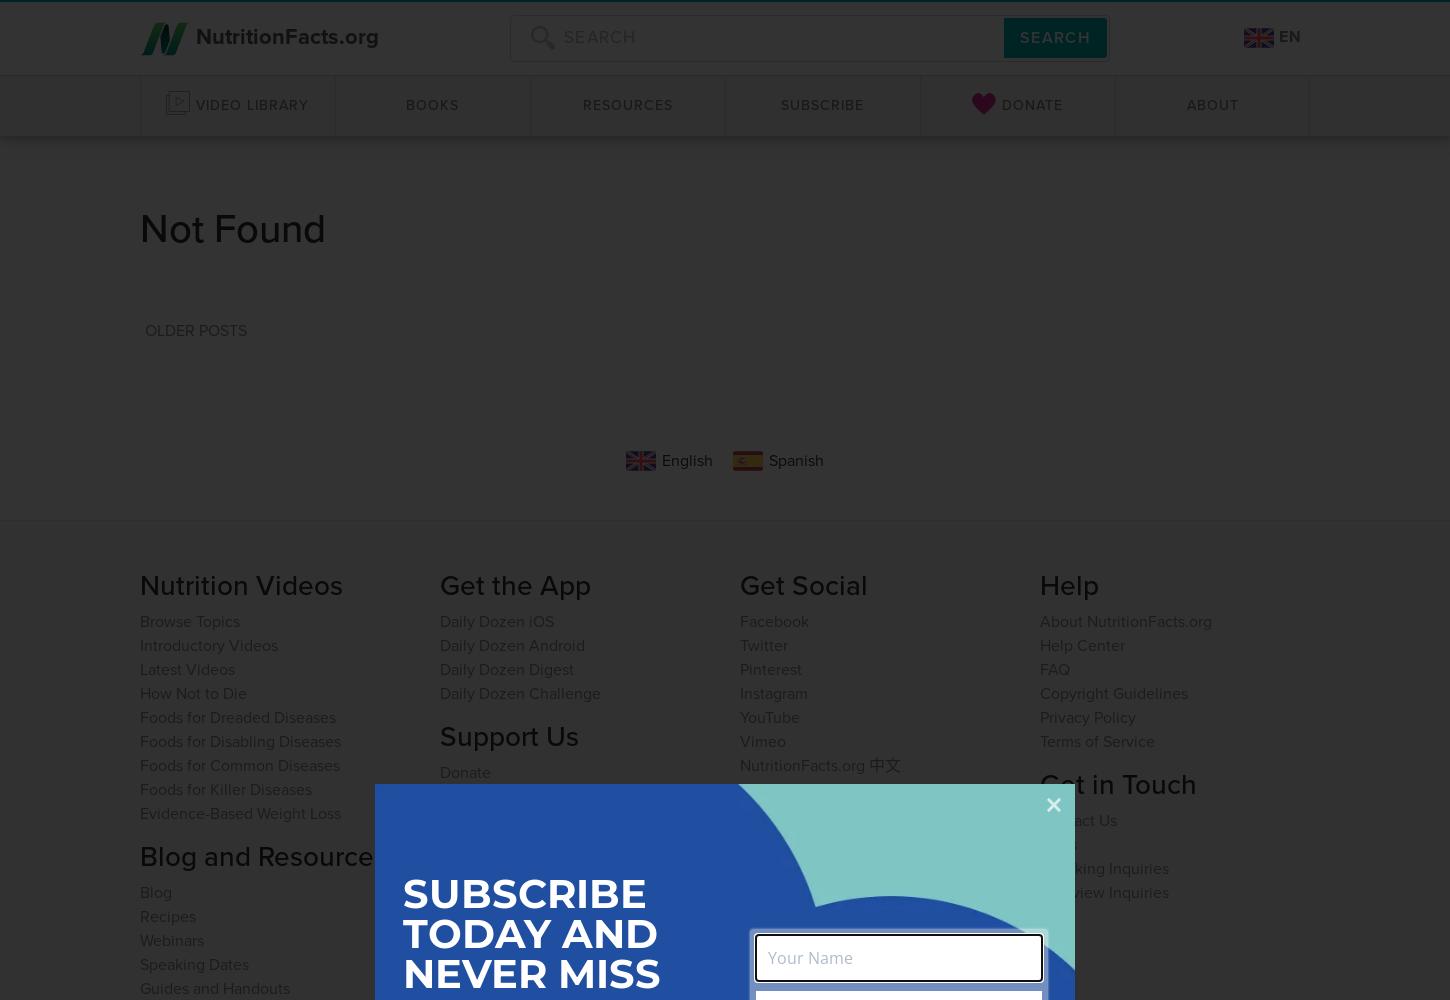  Describe the element at coordinates (520, 691) in the screenshot. I see `'Daily Dozen Challenge'` at that location.